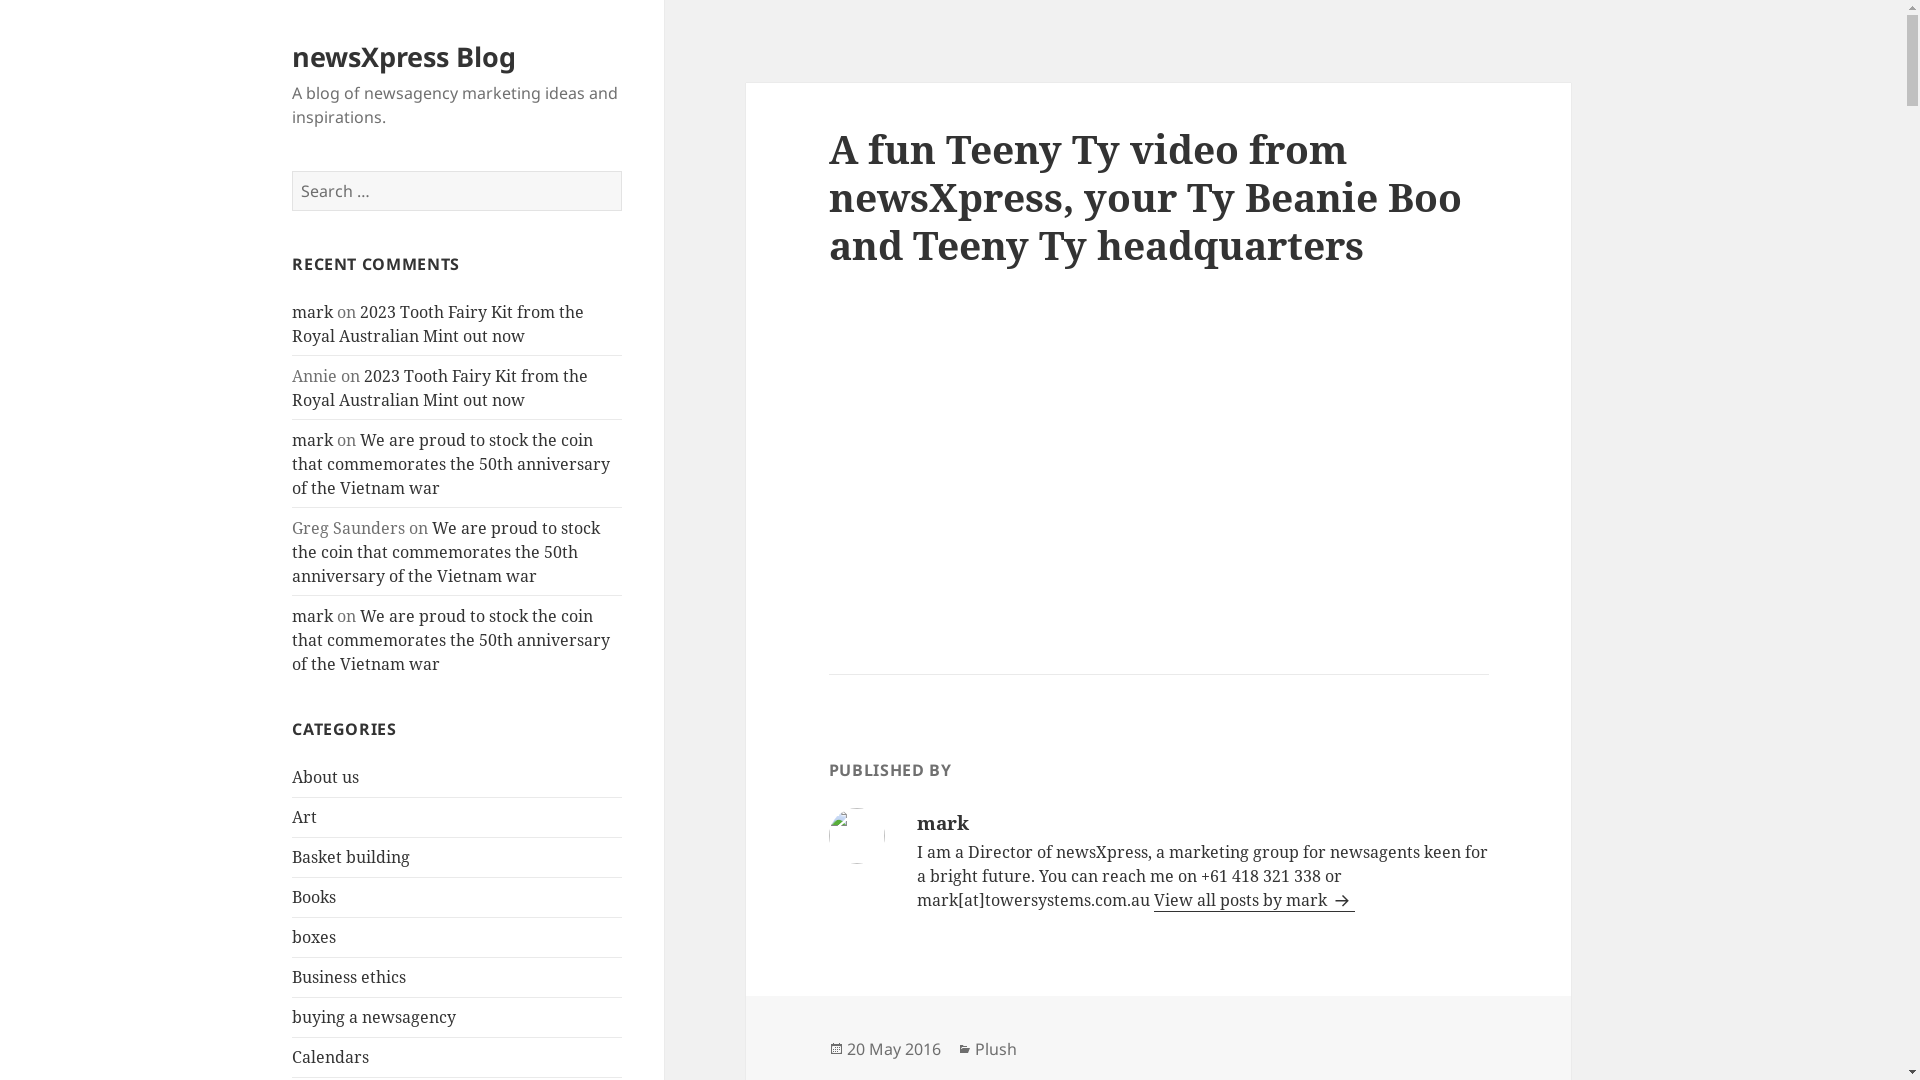 This screenshot has height=1080, width=1920. What do you see at coordinates (303, 817) in the screenshot?
I see `'Art'` at bounding box center [303, 817].